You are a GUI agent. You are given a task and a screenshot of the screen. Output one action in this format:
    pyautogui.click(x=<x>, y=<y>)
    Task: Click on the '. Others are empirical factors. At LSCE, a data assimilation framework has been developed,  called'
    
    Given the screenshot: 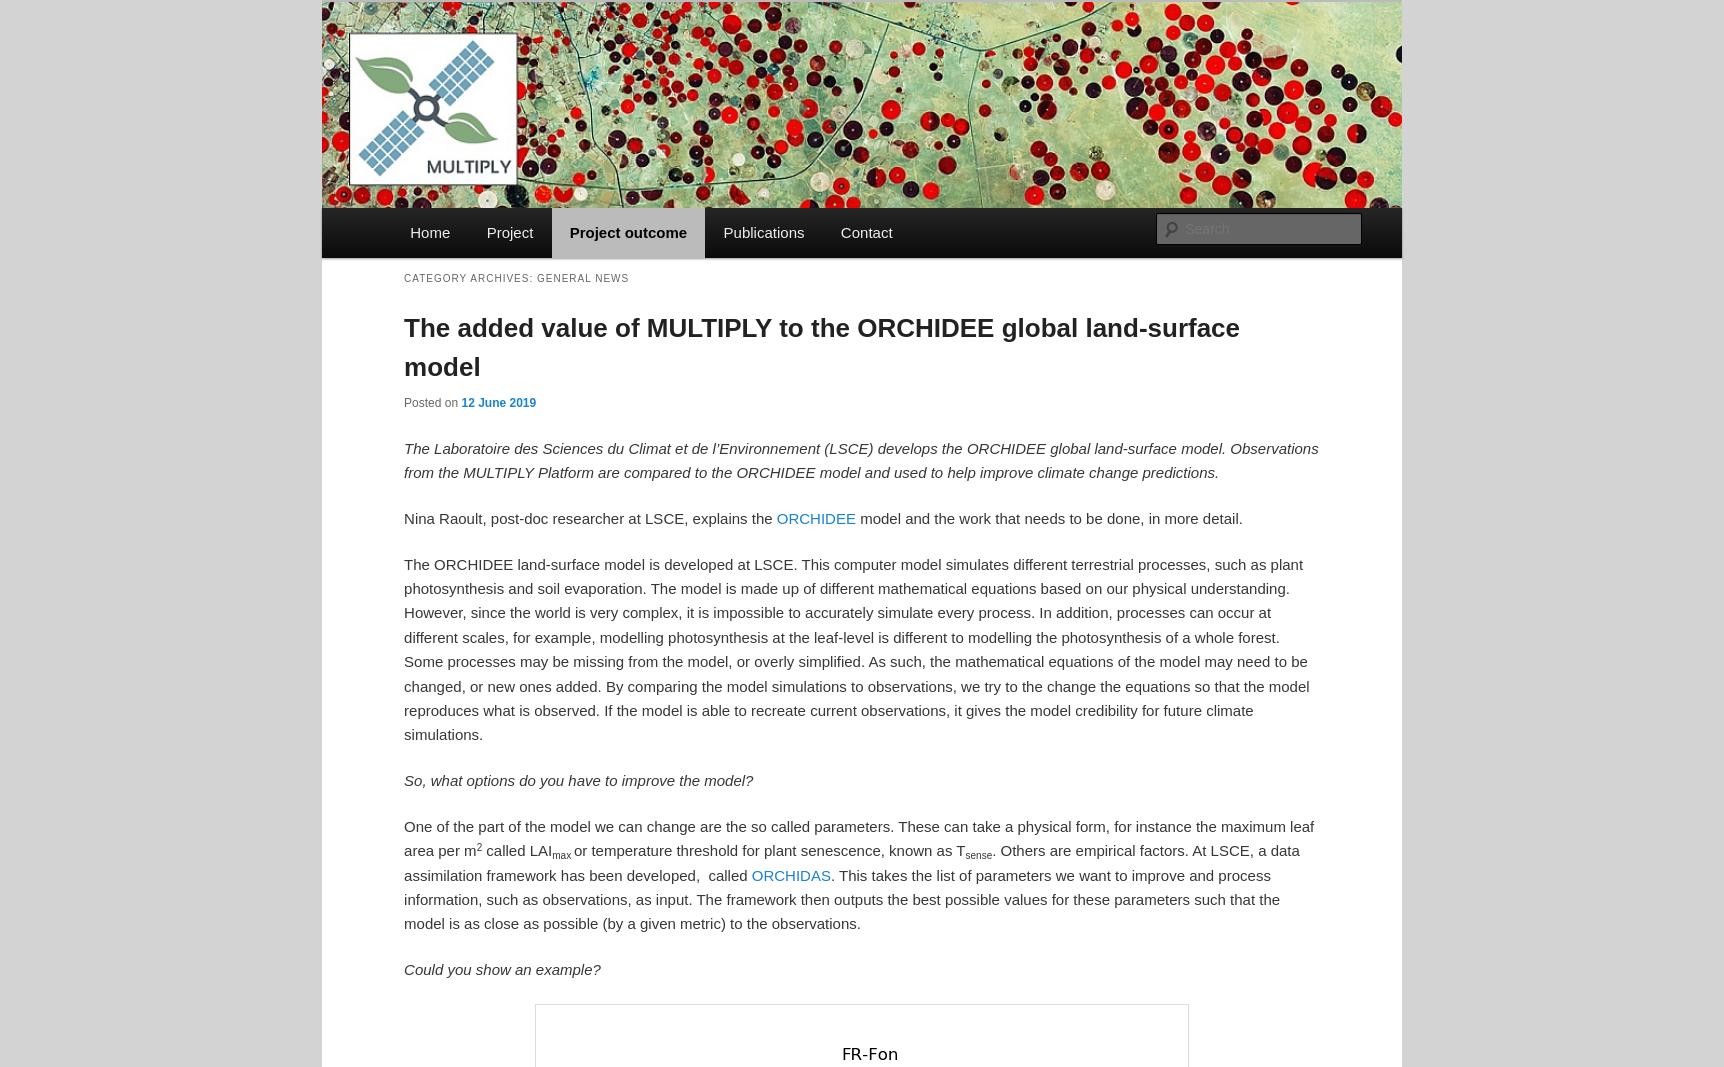 What is the action you would take?
    pyautogui.click(x=850, y=861)
    